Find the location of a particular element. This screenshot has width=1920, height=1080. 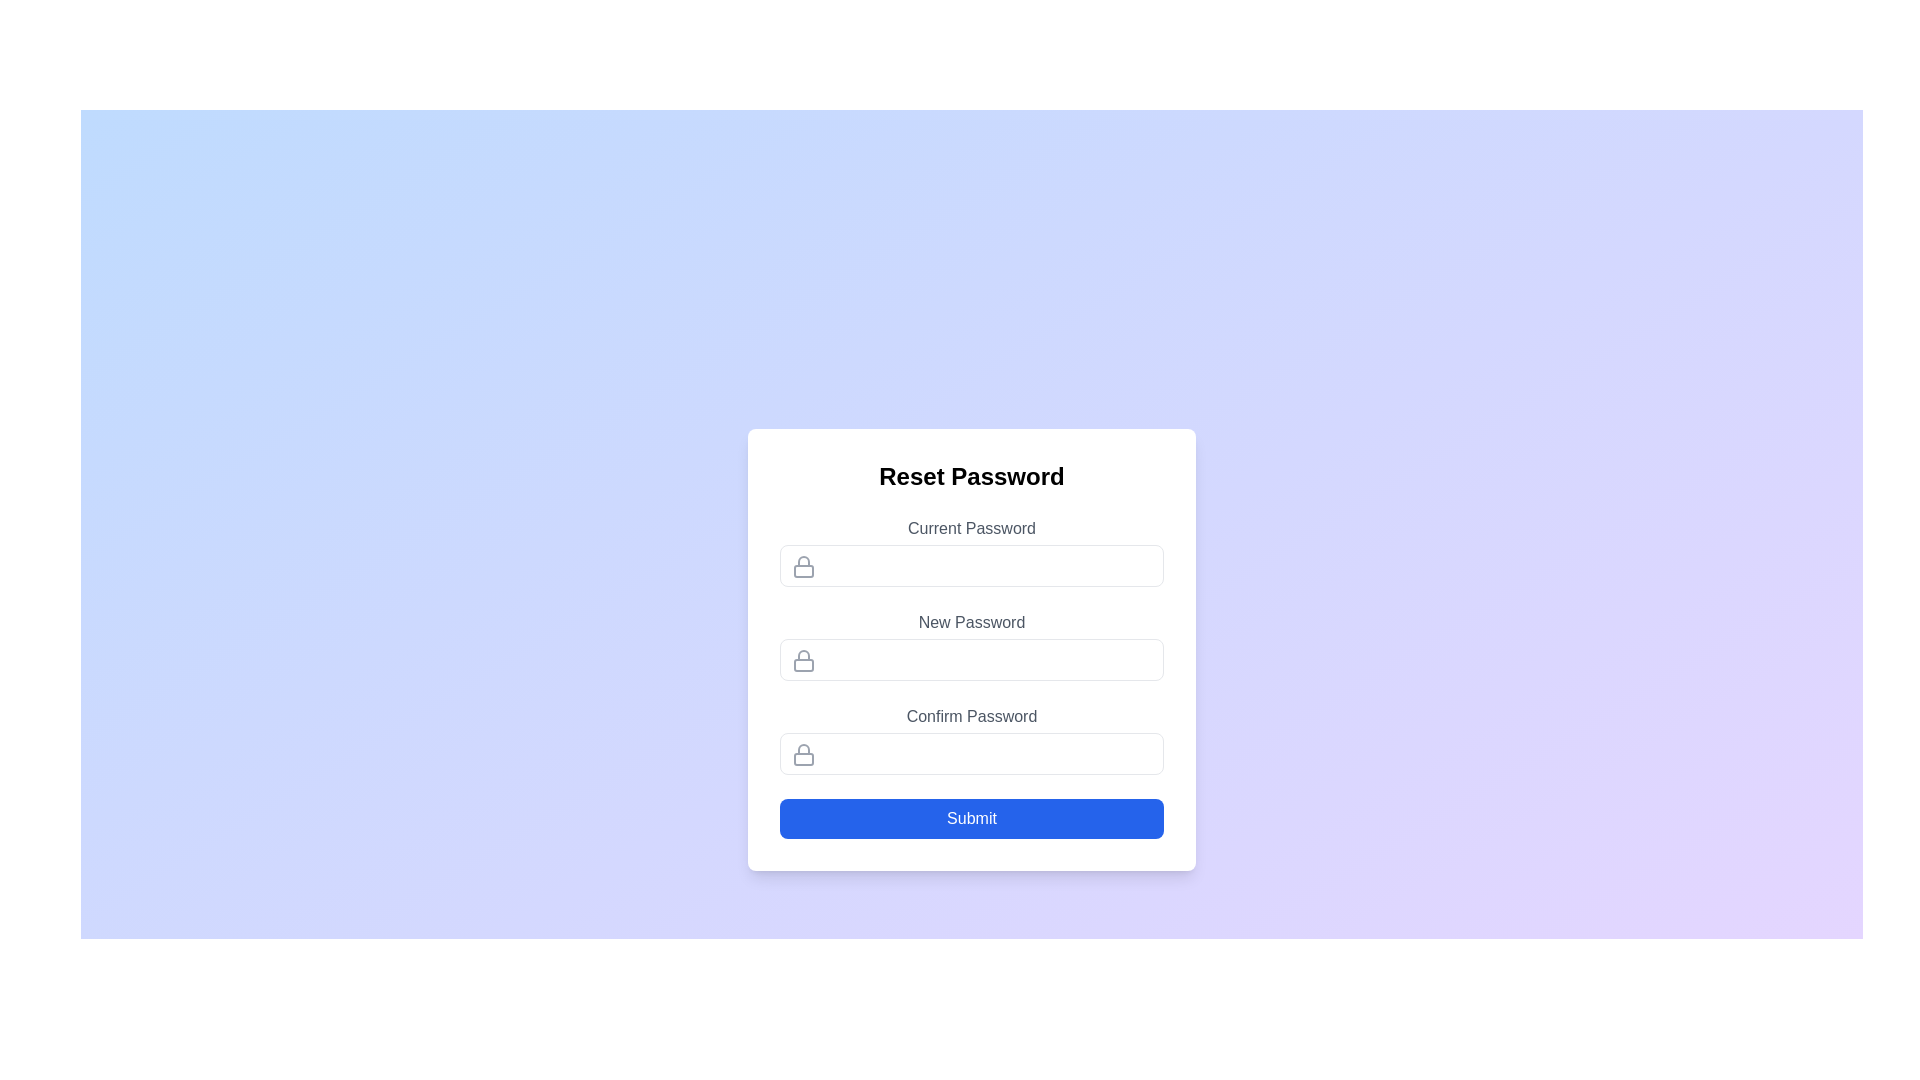

label displaying 'Current Password' which is positioned above the input field for entering the current password in the password reset form is located at coordinates (971, 527).